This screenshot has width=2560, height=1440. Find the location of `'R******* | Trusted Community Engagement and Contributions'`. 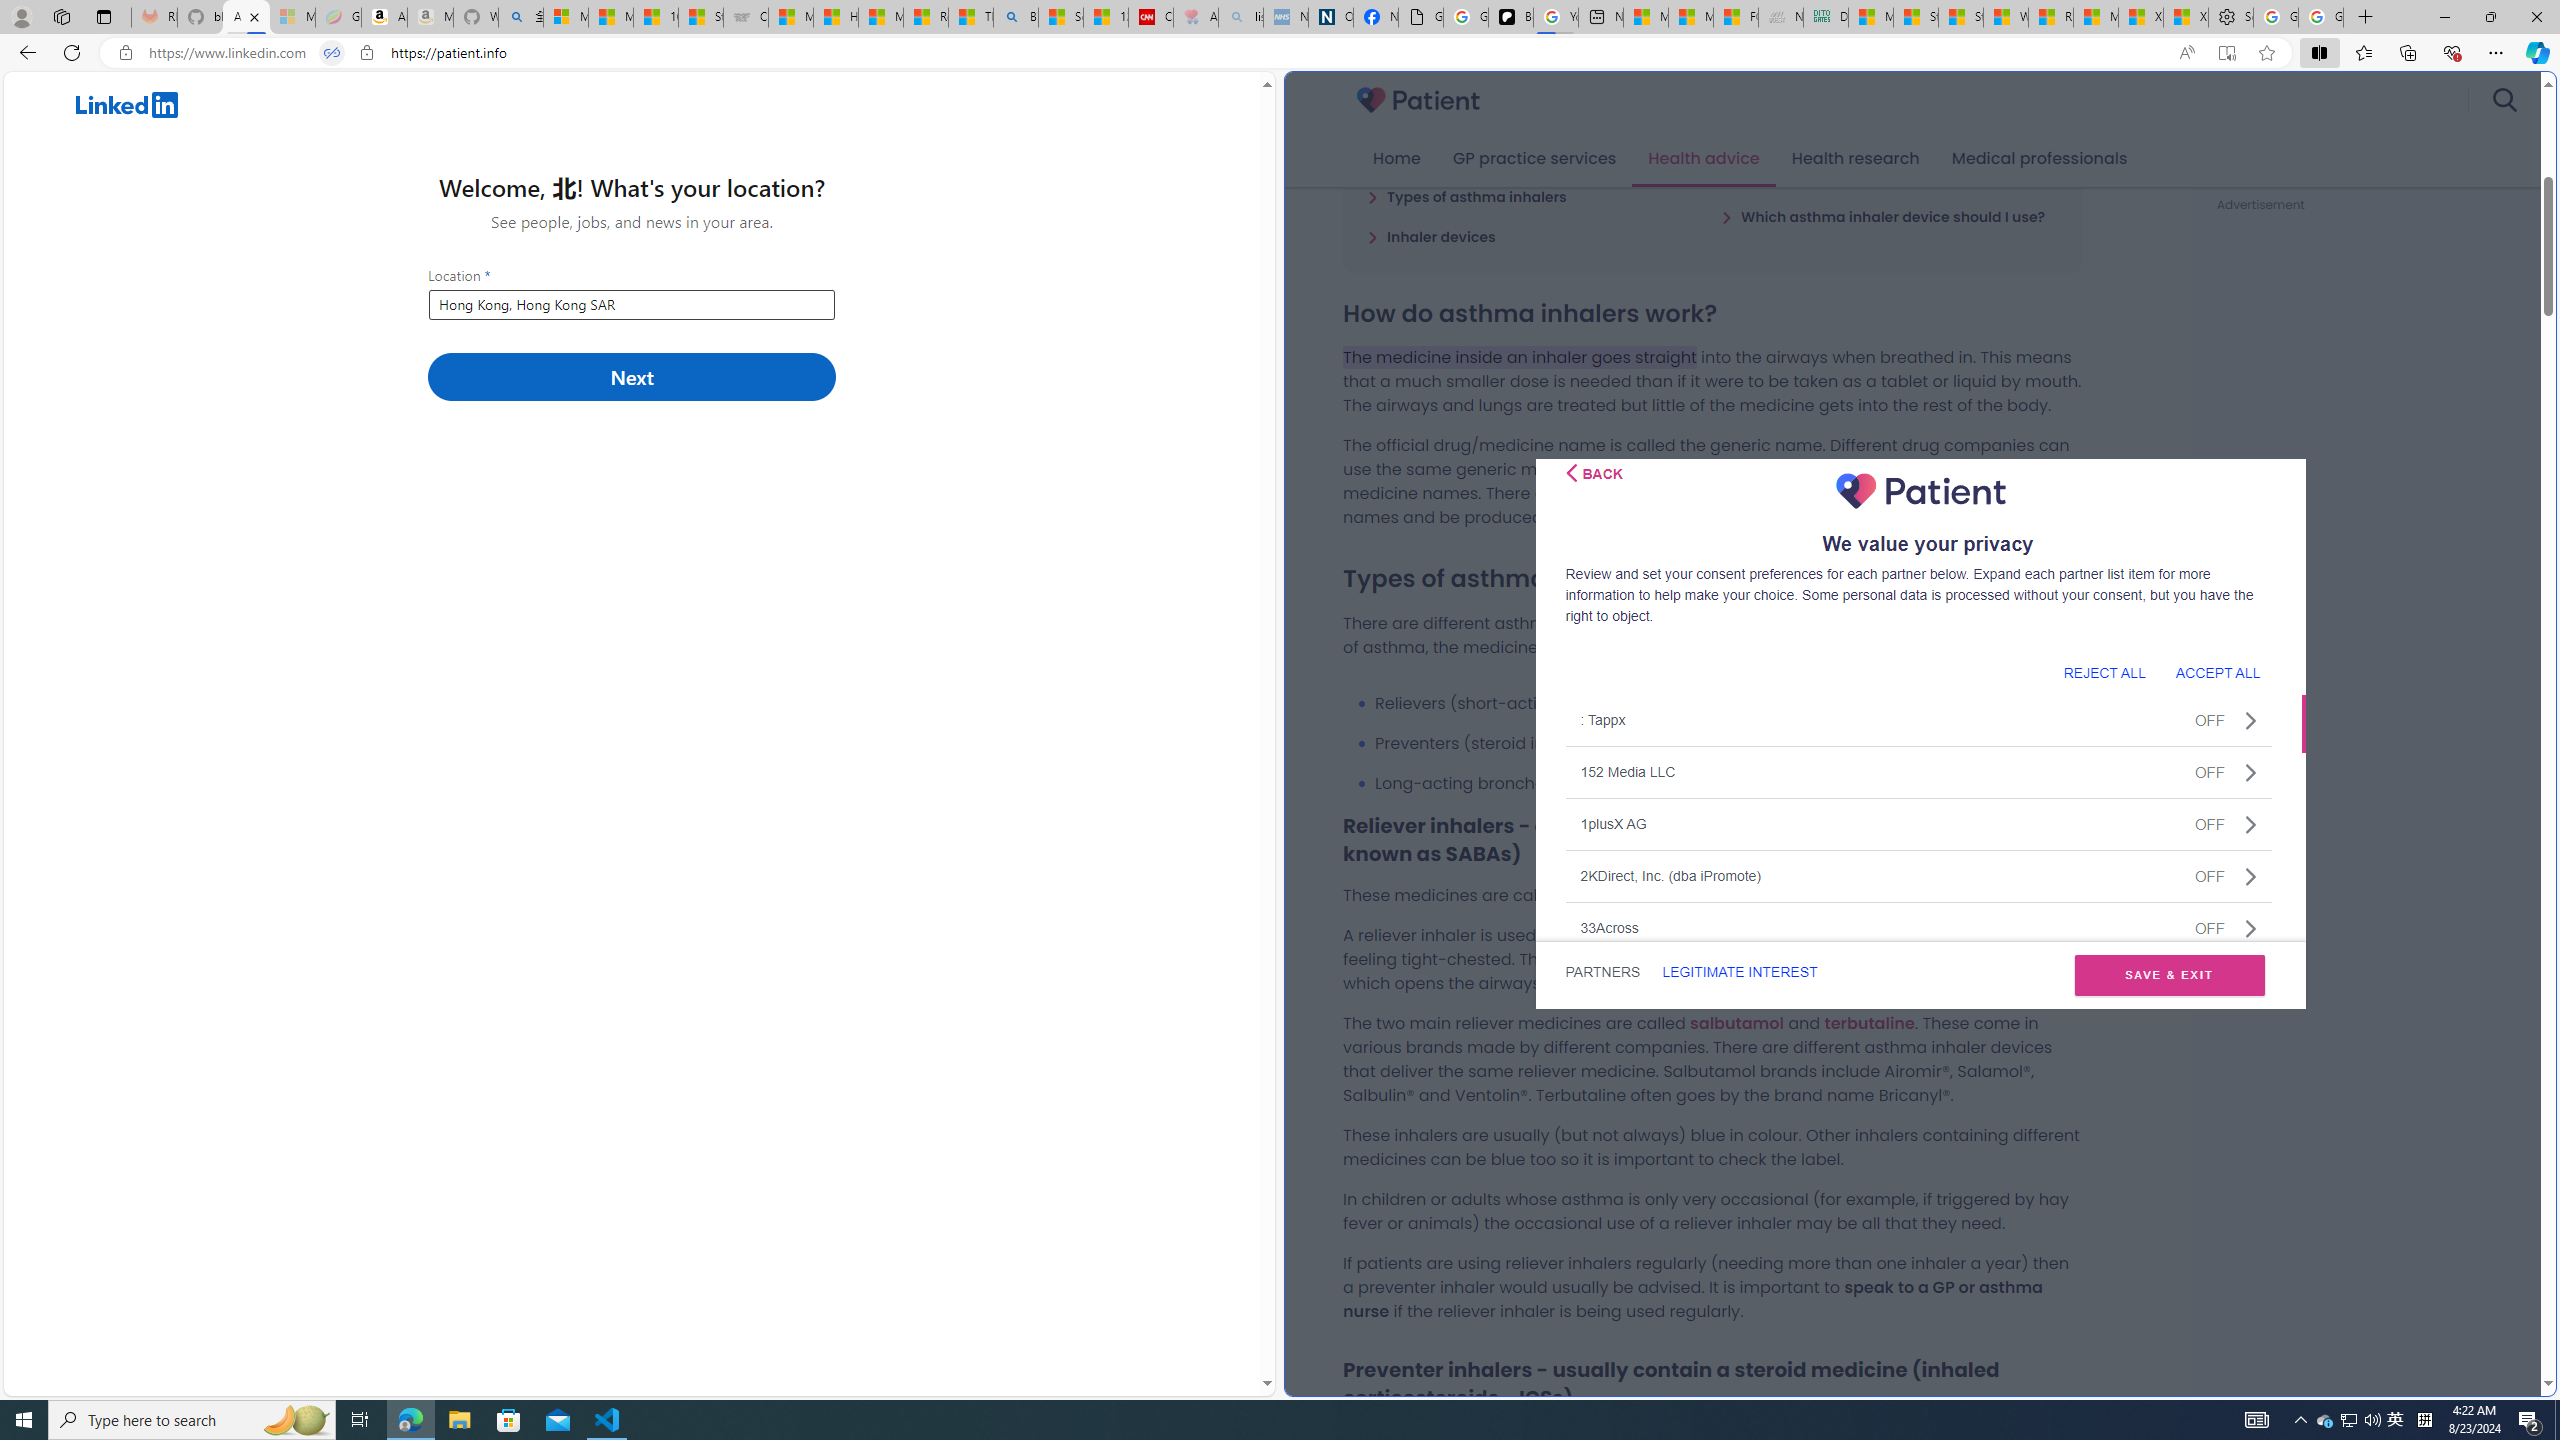

'R******* | Trusted Community Engagement and Contributions' is located at coordinates (2050, 16).